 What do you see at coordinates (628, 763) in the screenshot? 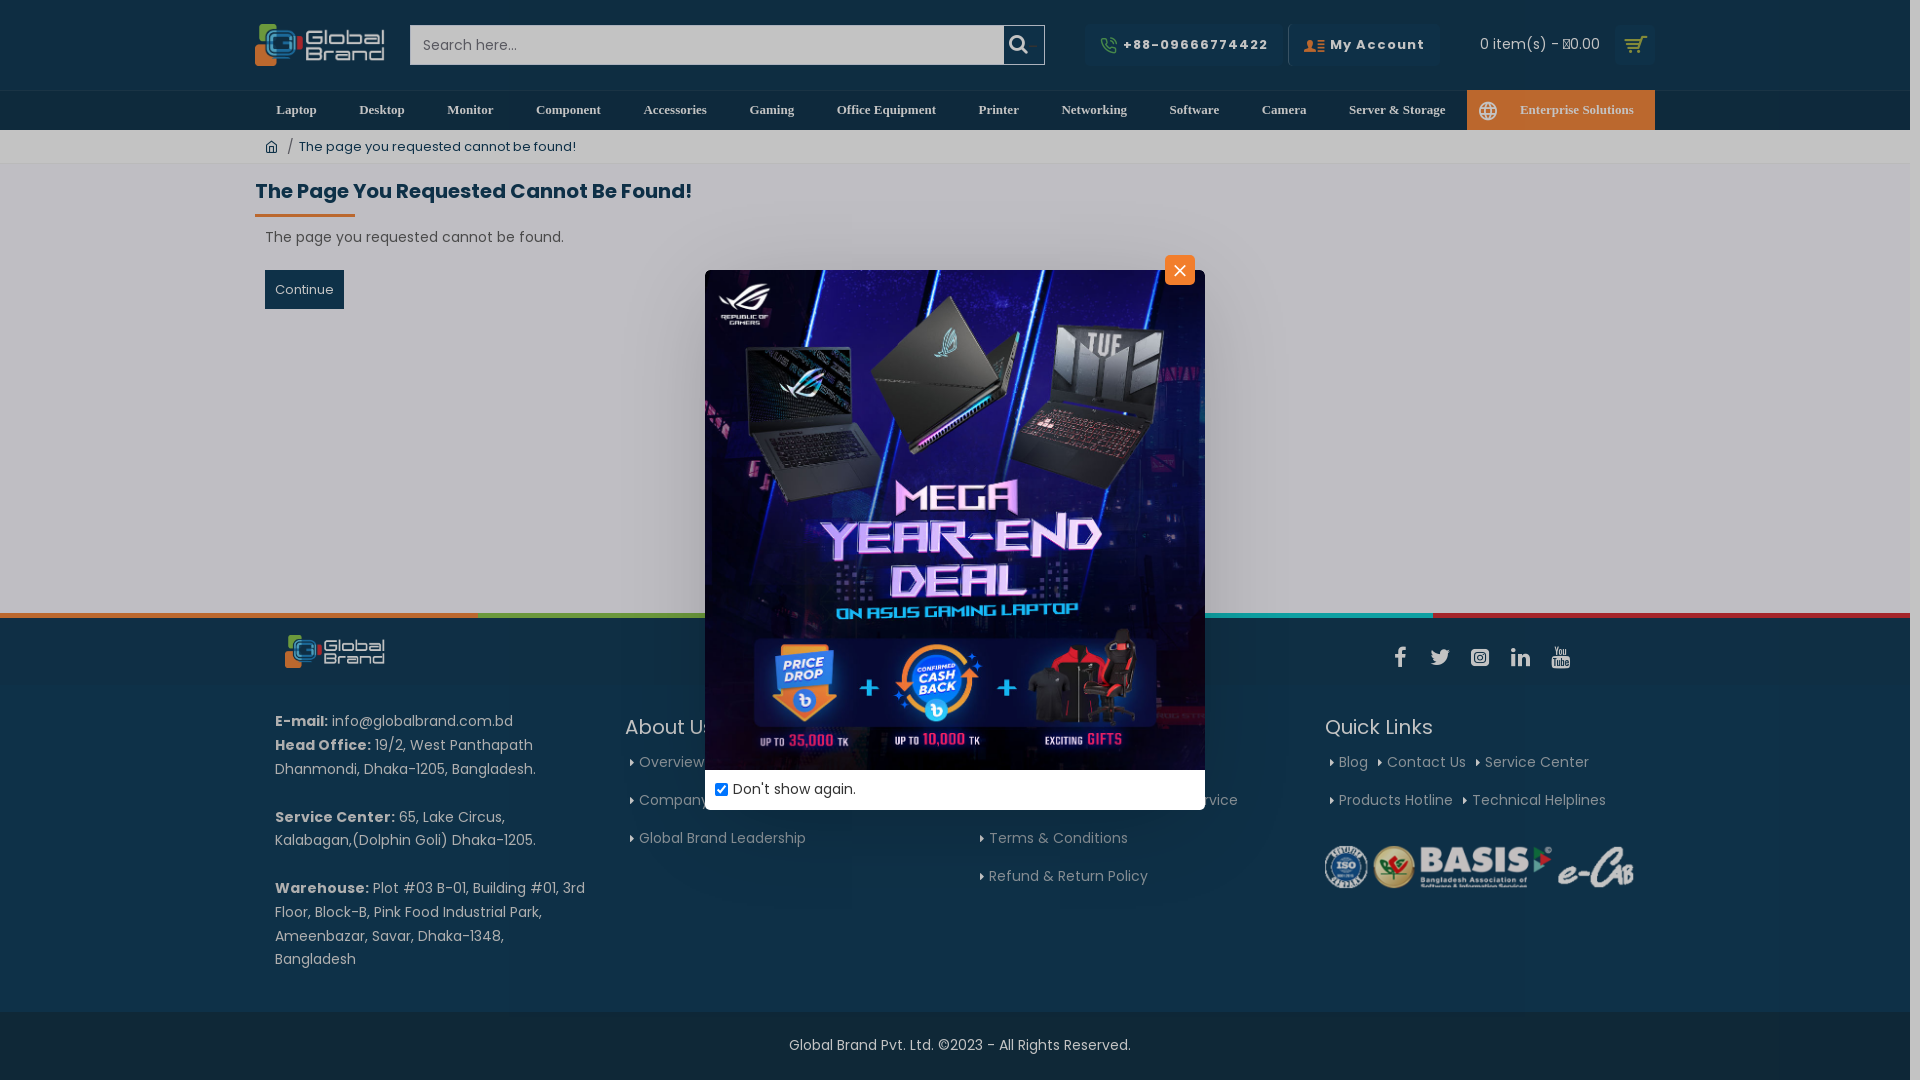
I see `'Overview'` at bounding box center [628, 763].